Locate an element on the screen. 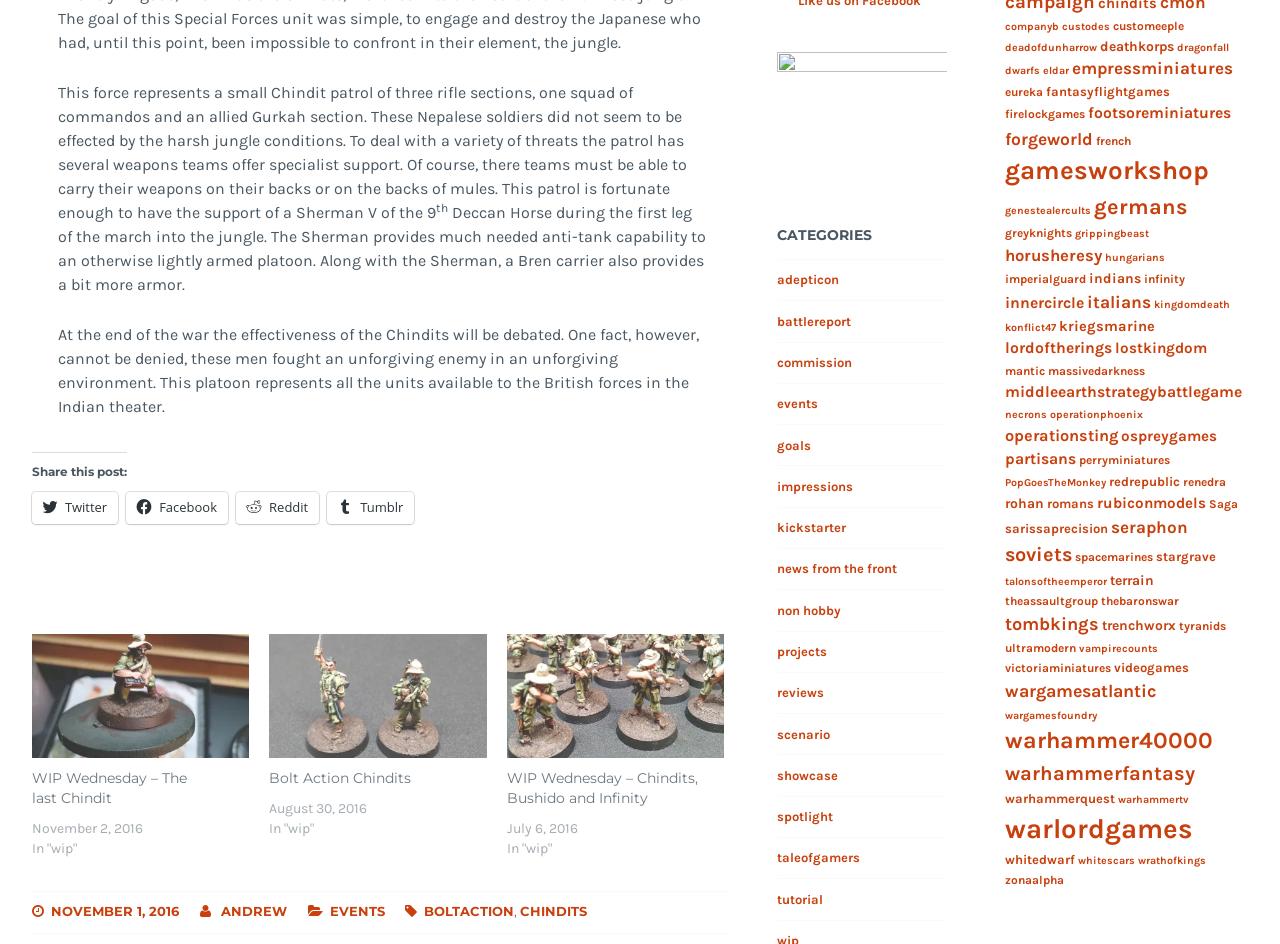 This screenshot has width=1280, height=944. 'deadofdunharrow' is located at coordinates (1048, 46).